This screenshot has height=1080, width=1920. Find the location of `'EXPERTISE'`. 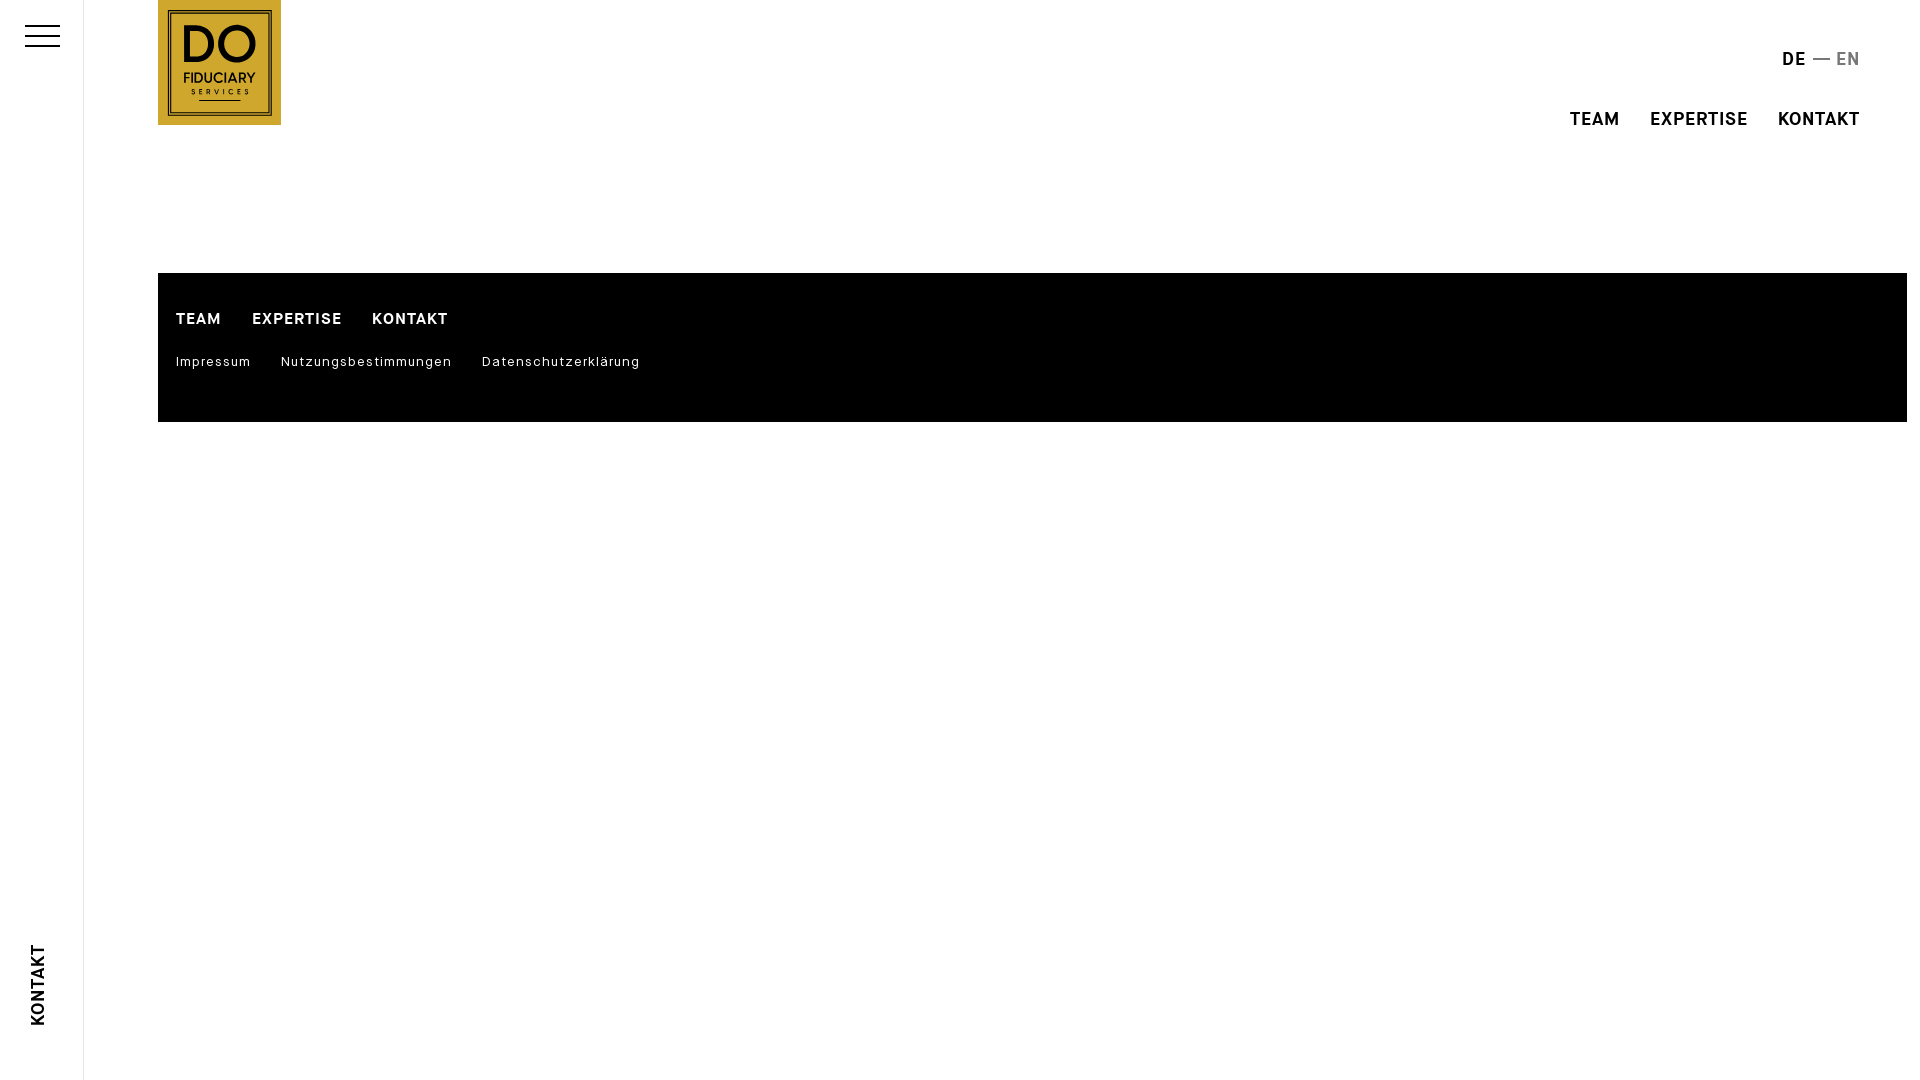

'EXPERTISE' is located at coordinates (251, 319).